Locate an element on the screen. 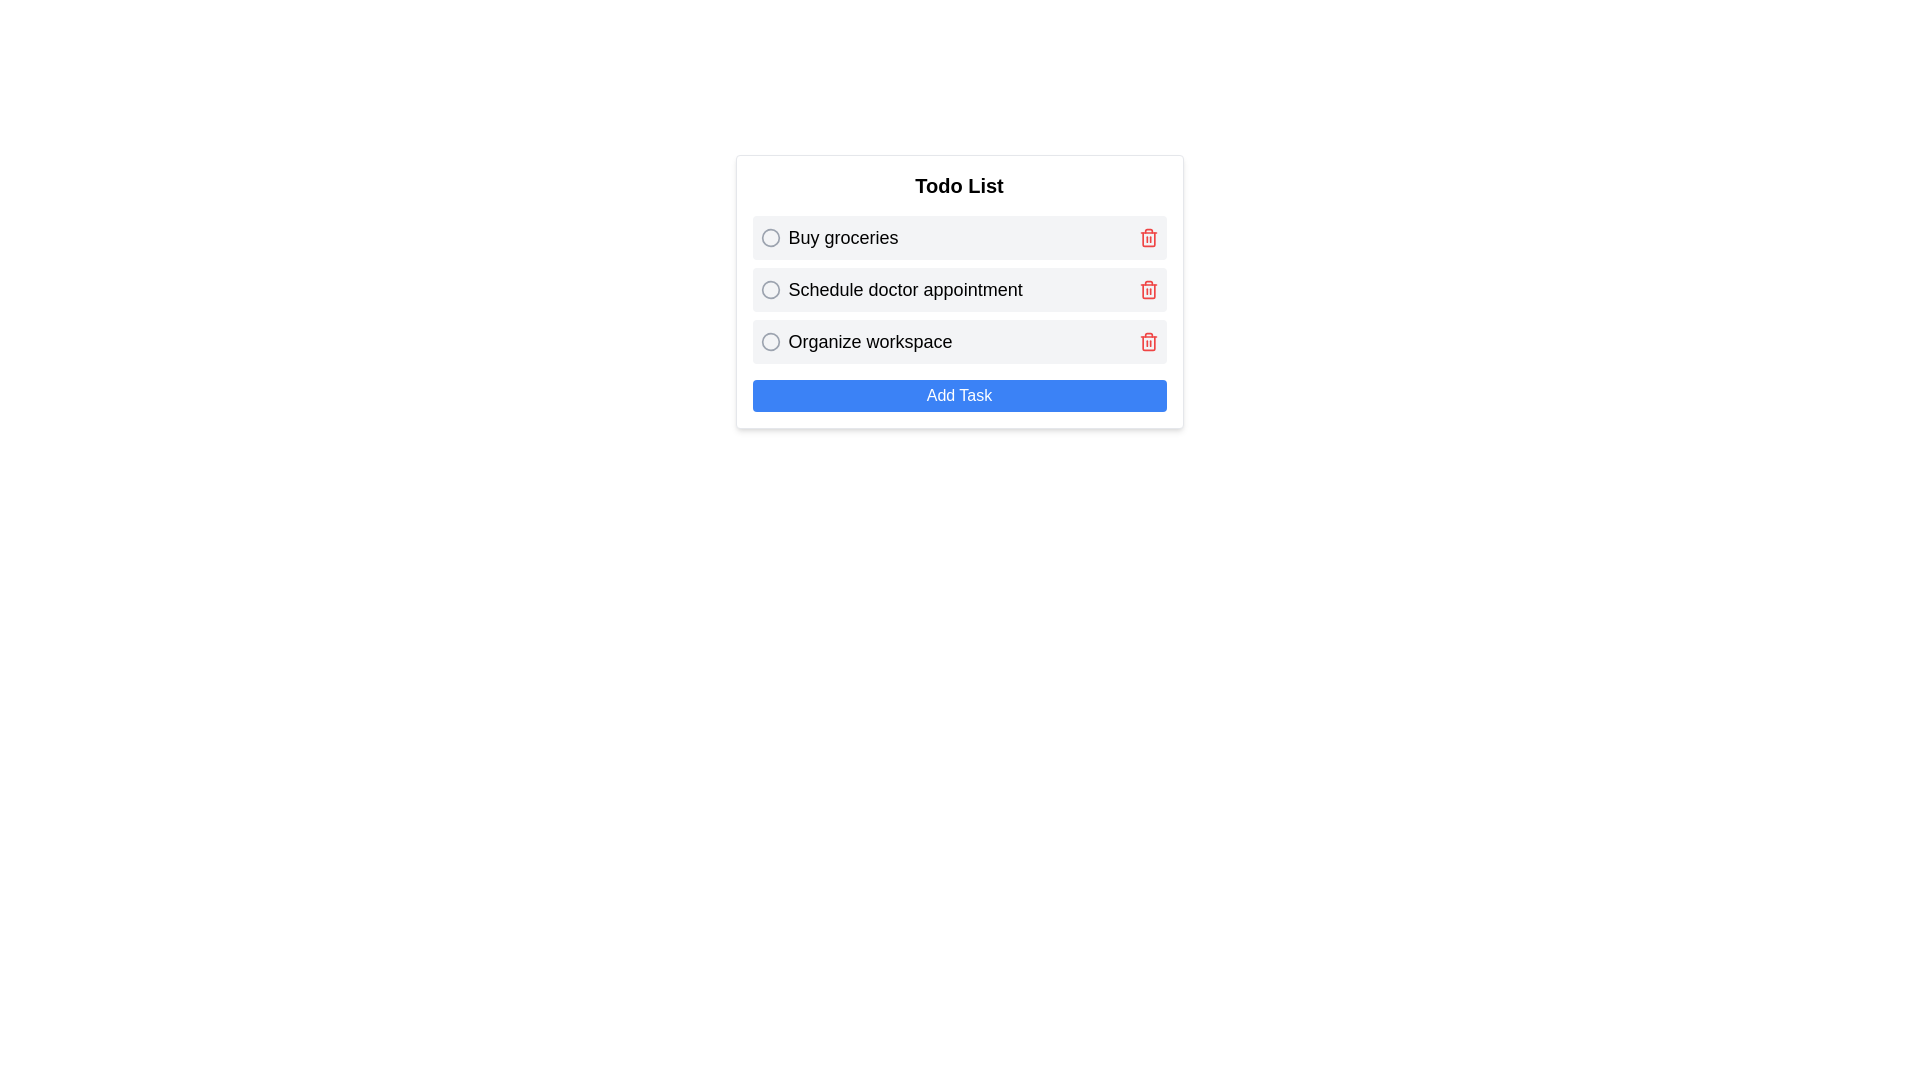  the circular icon of the third task item in the checklist to mark the task as complete is located at coordinates (856, 341).